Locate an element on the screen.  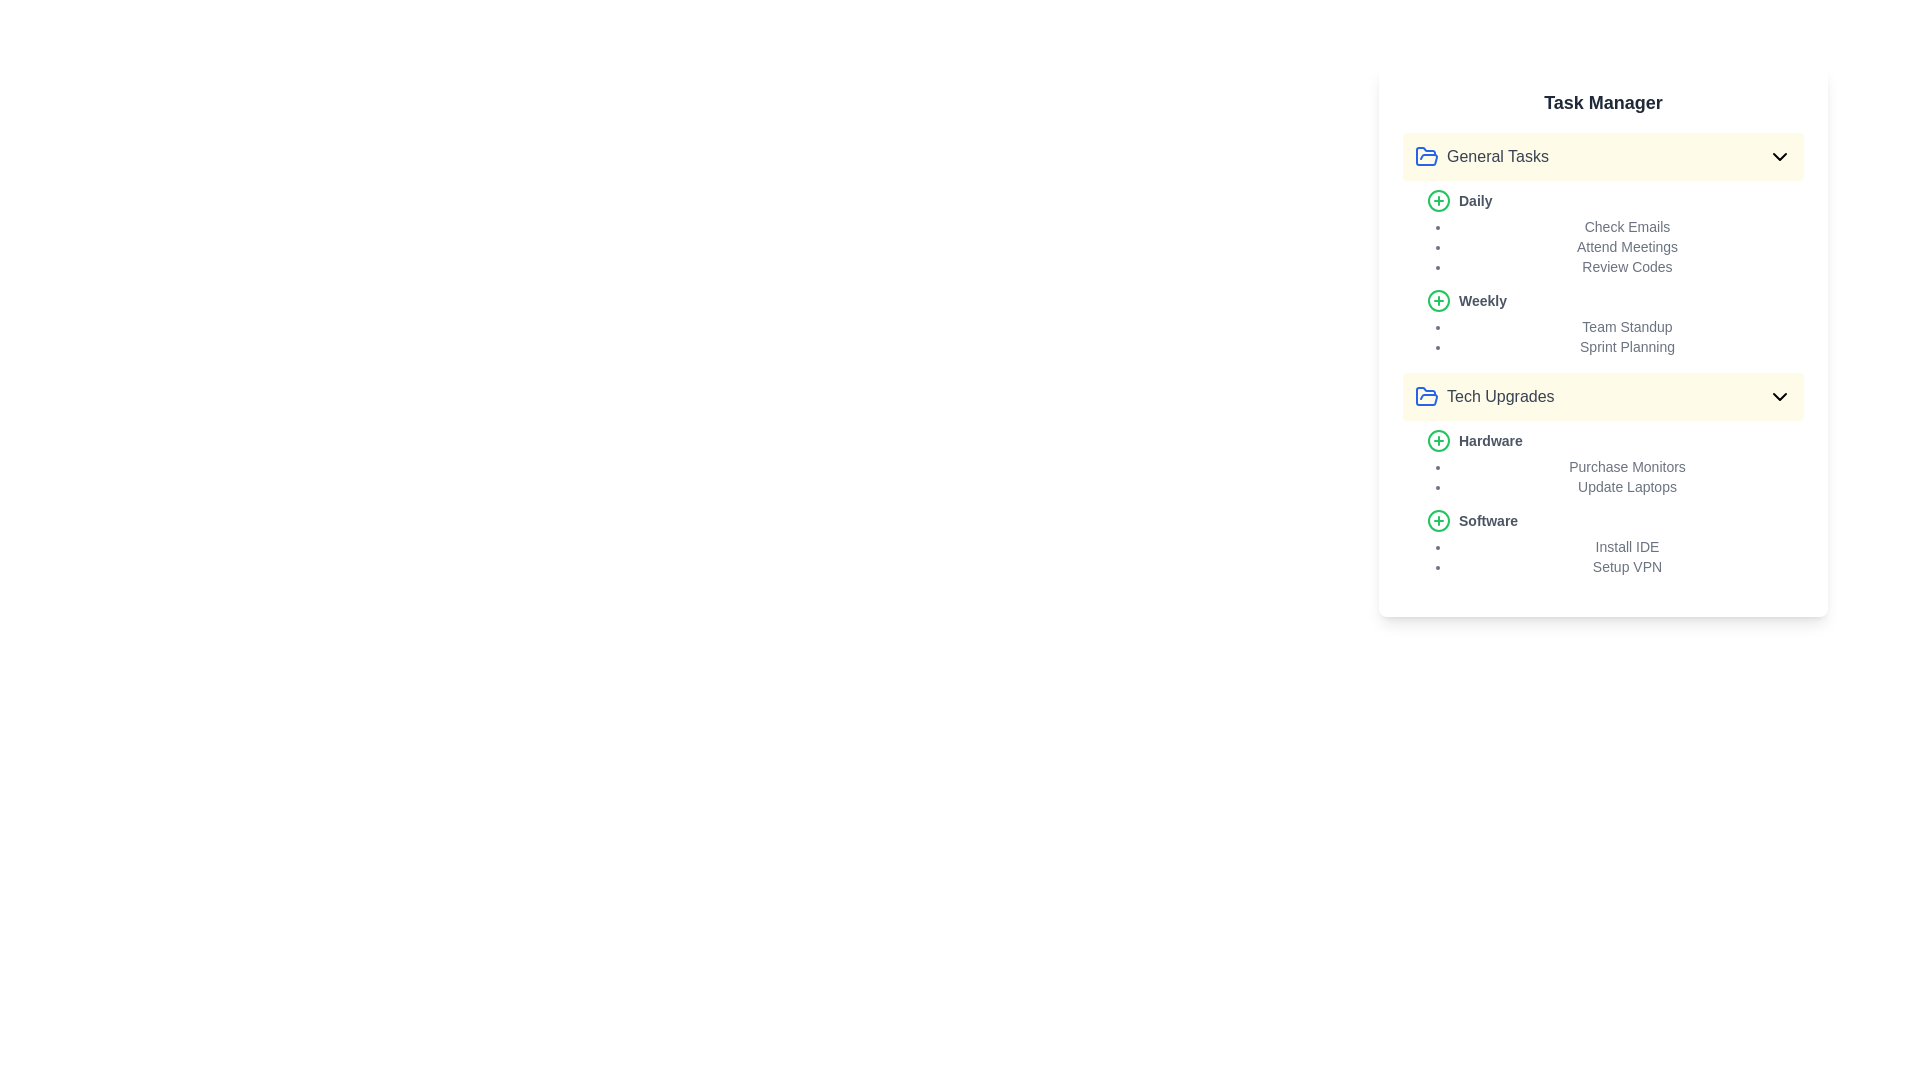
the text label indicating the task 'Update Laptops' in the 'Hardware' section of the Task Manager interface is located at coordinates (1627, 486).